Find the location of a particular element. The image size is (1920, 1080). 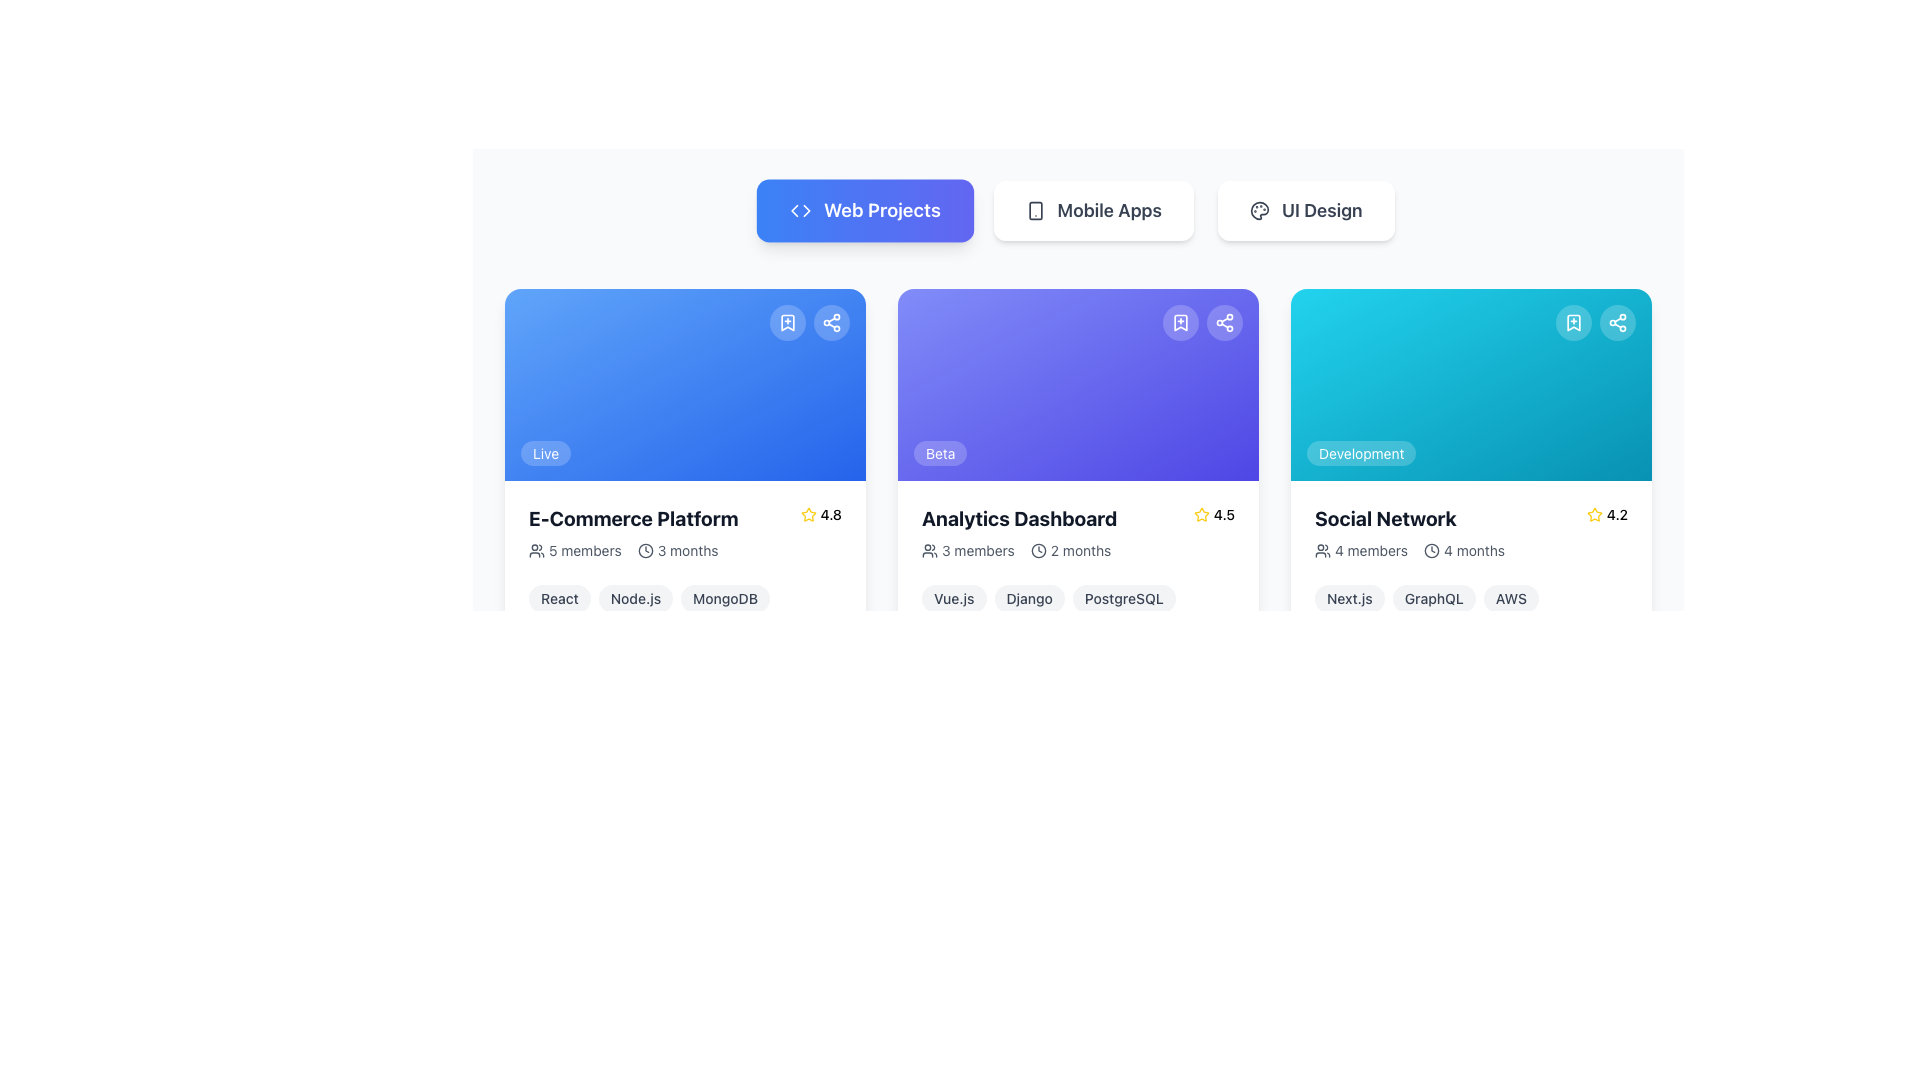

the share button, the second circular interactive component in the top-right corner of the first card in the 'Web Projects' section is located at coordinates (831, 322).